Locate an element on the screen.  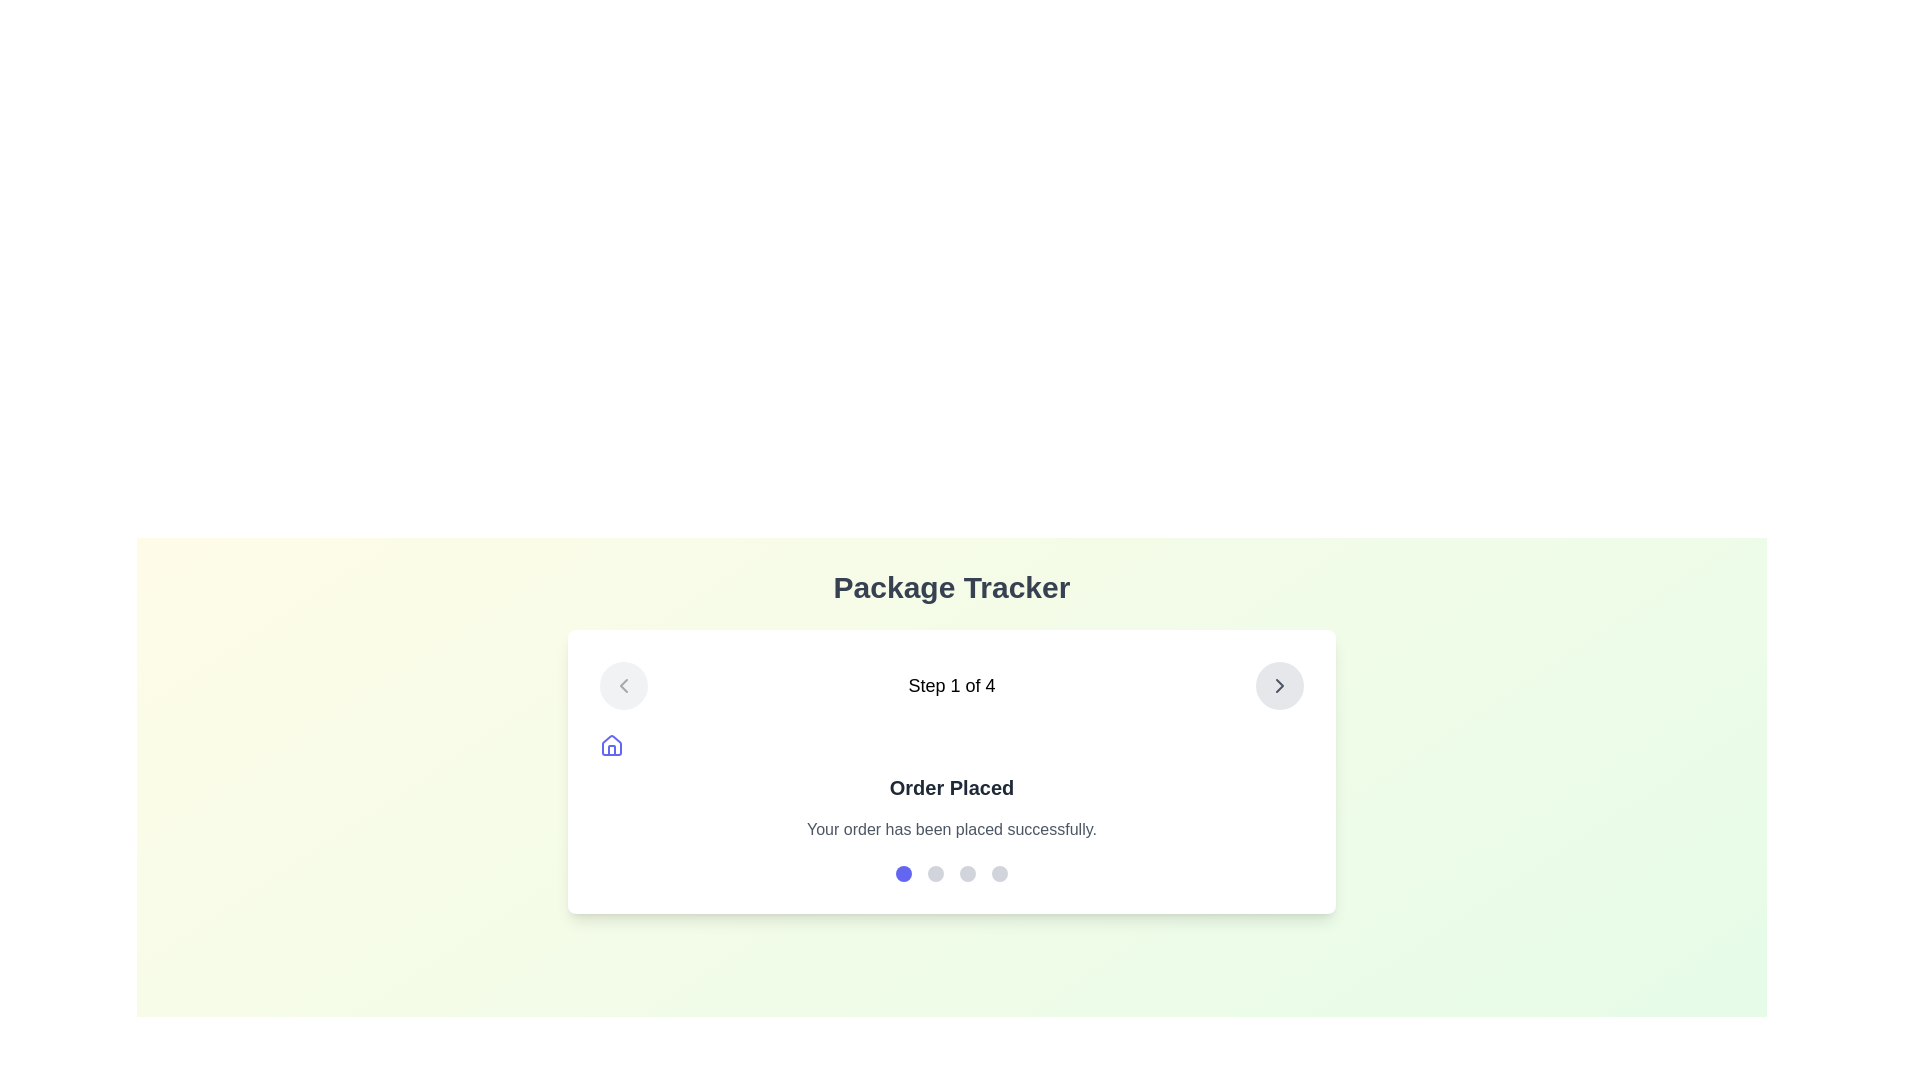
the second circular step indicator in the multi-step process tracker below the 'Order Placed' text is located at coordinates (935, 873).